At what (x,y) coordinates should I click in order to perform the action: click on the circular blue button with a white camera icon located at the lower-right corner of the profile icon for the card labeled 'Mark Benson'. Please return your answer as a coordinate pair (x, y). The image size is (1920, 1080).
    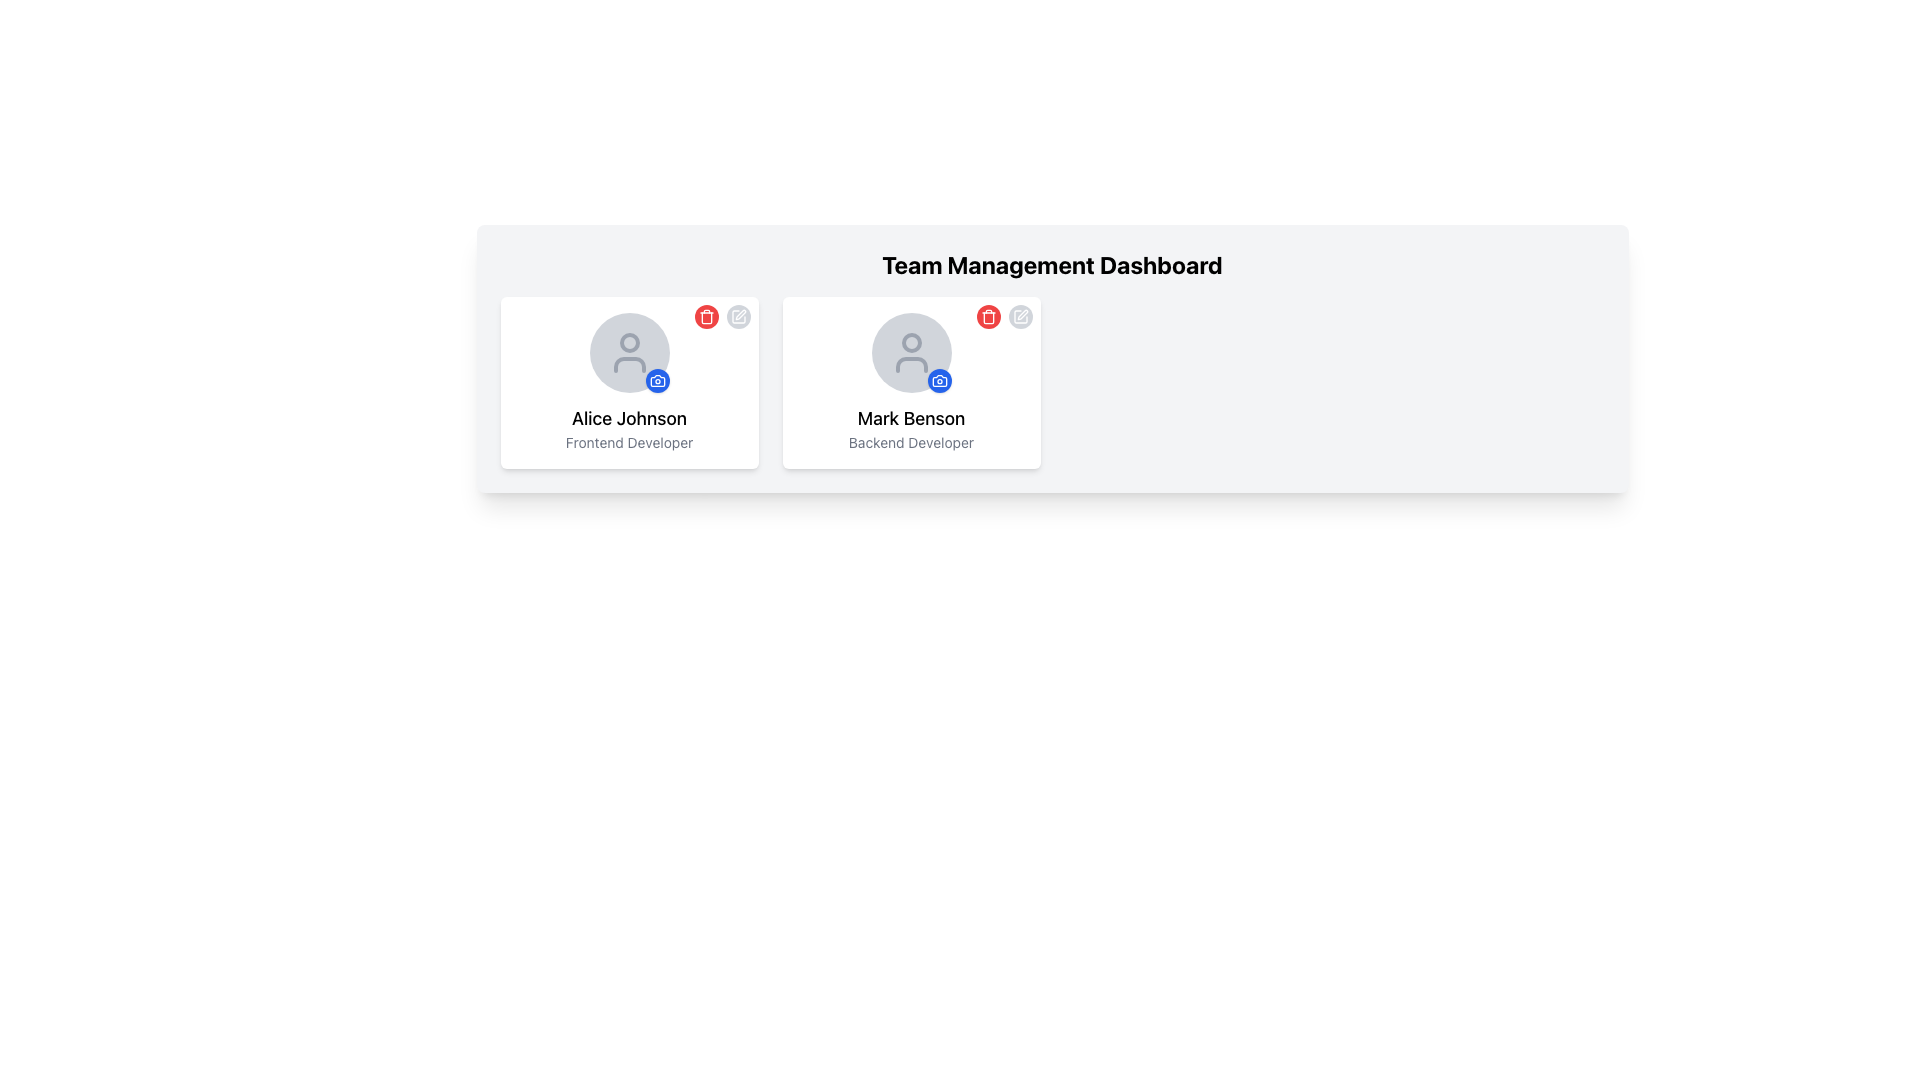
    Looking at the image, I should click on (938, 381).